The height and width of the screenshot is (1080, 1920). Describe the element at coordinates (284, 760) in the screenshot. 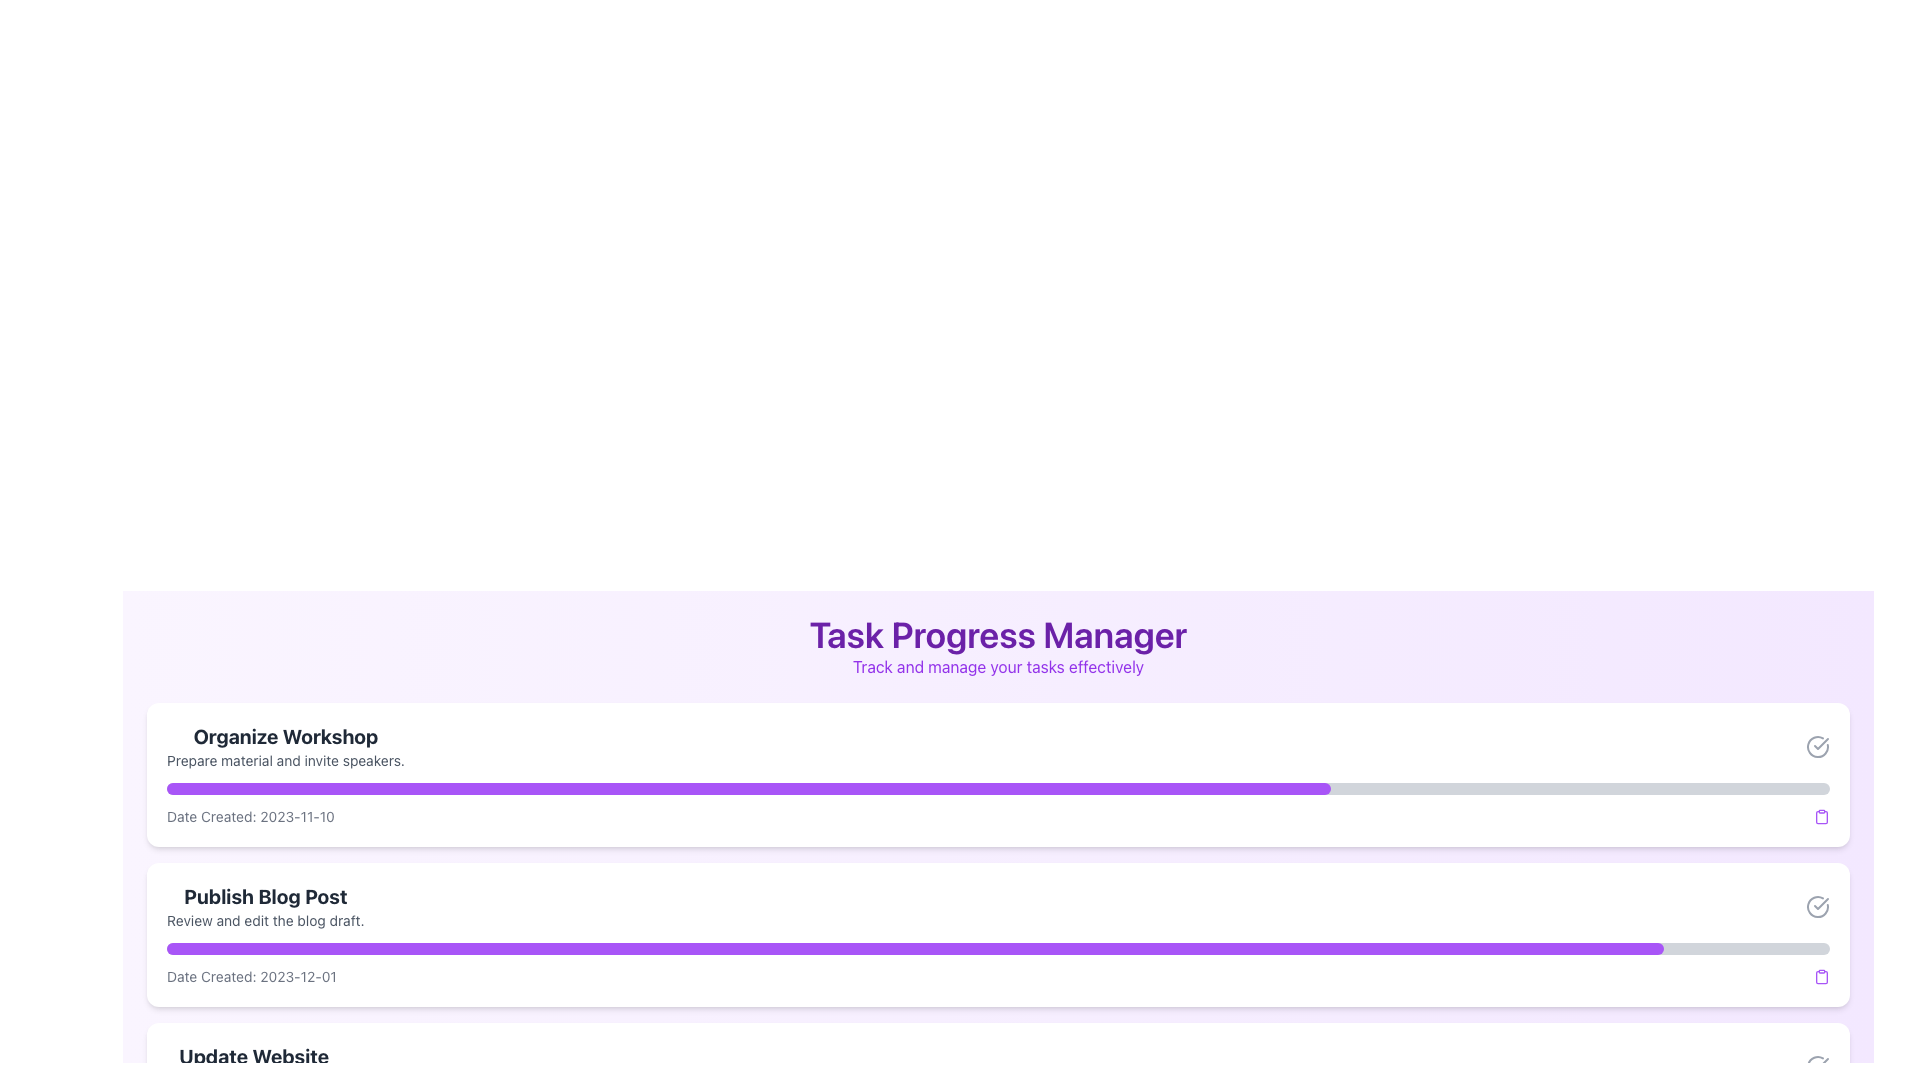

I see `text contained in the text label that reads 'Prepare material and invite speakers.' located beneath the 'Organize Workshop' title` at that location.